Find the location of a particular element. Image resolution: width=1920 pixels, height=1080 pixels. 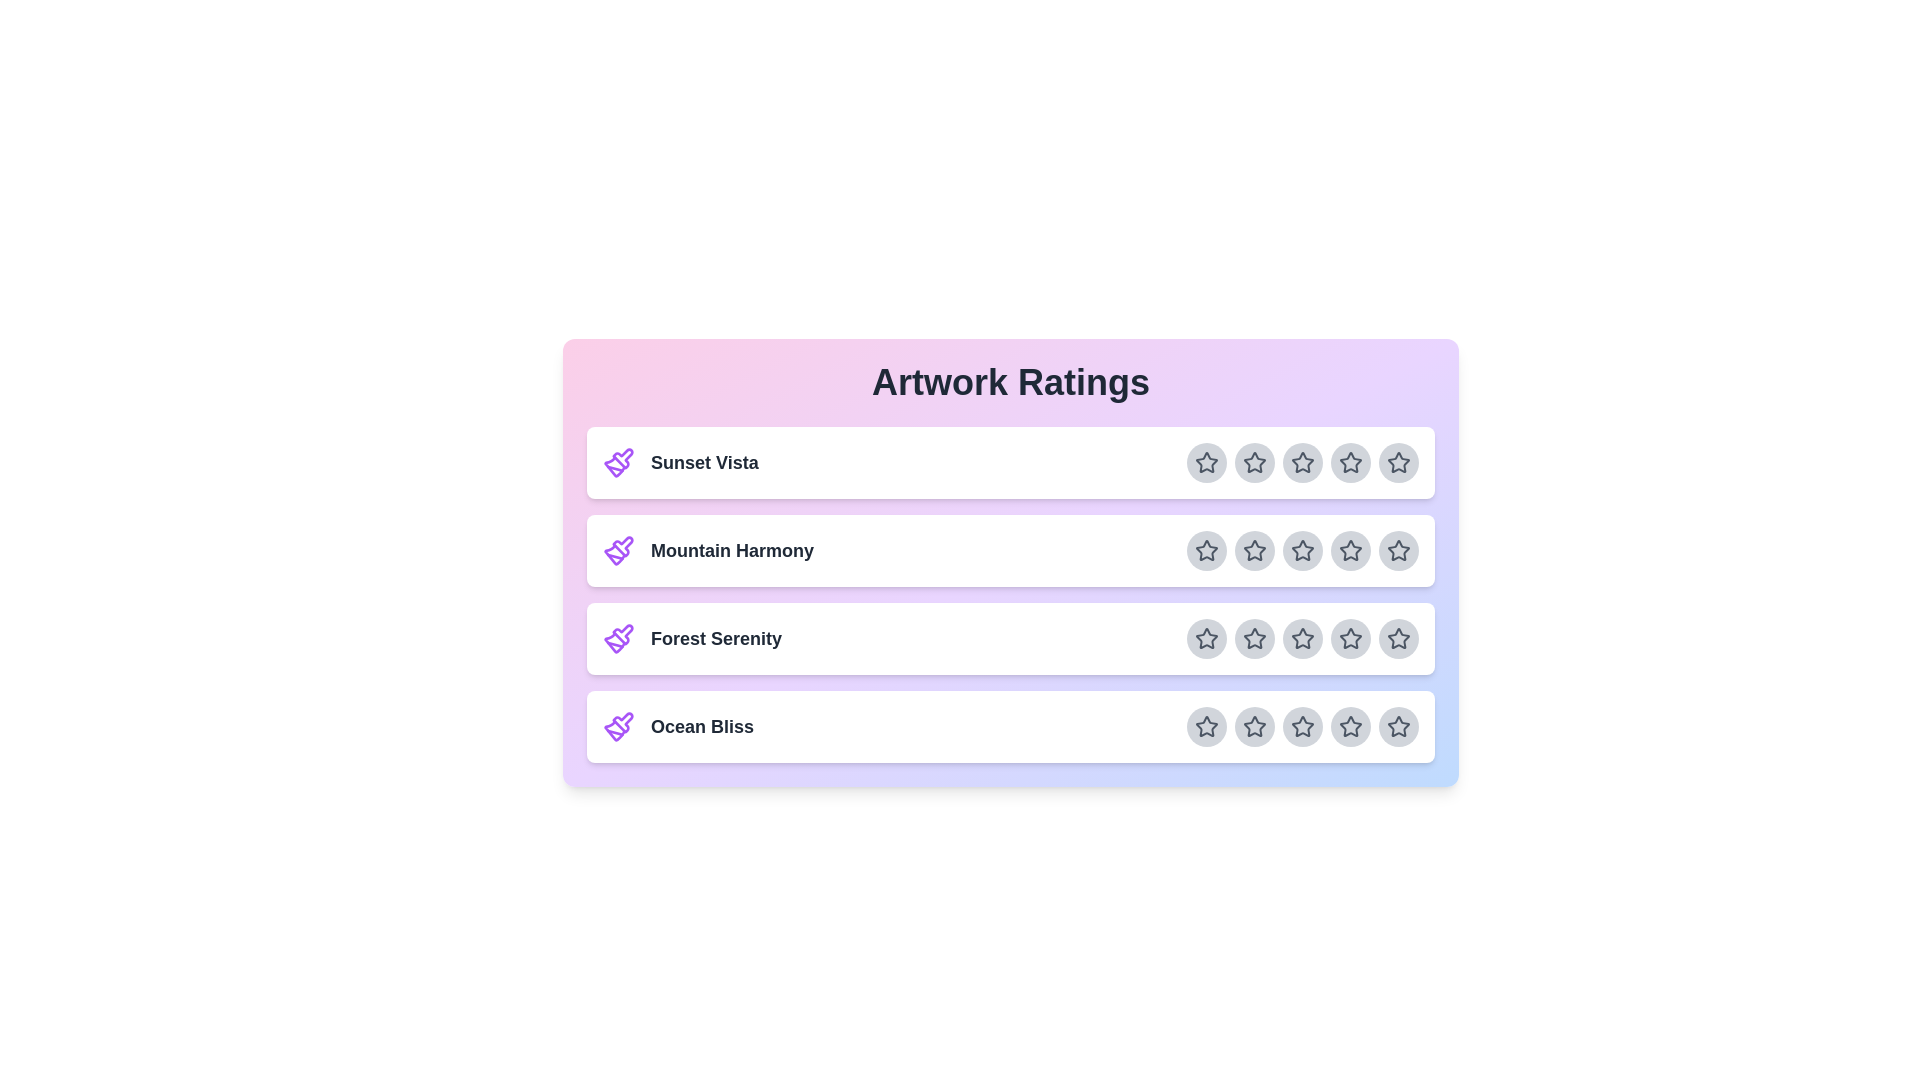

the header title 'Artwork Ratings' is located at coordinates (1011, 382).